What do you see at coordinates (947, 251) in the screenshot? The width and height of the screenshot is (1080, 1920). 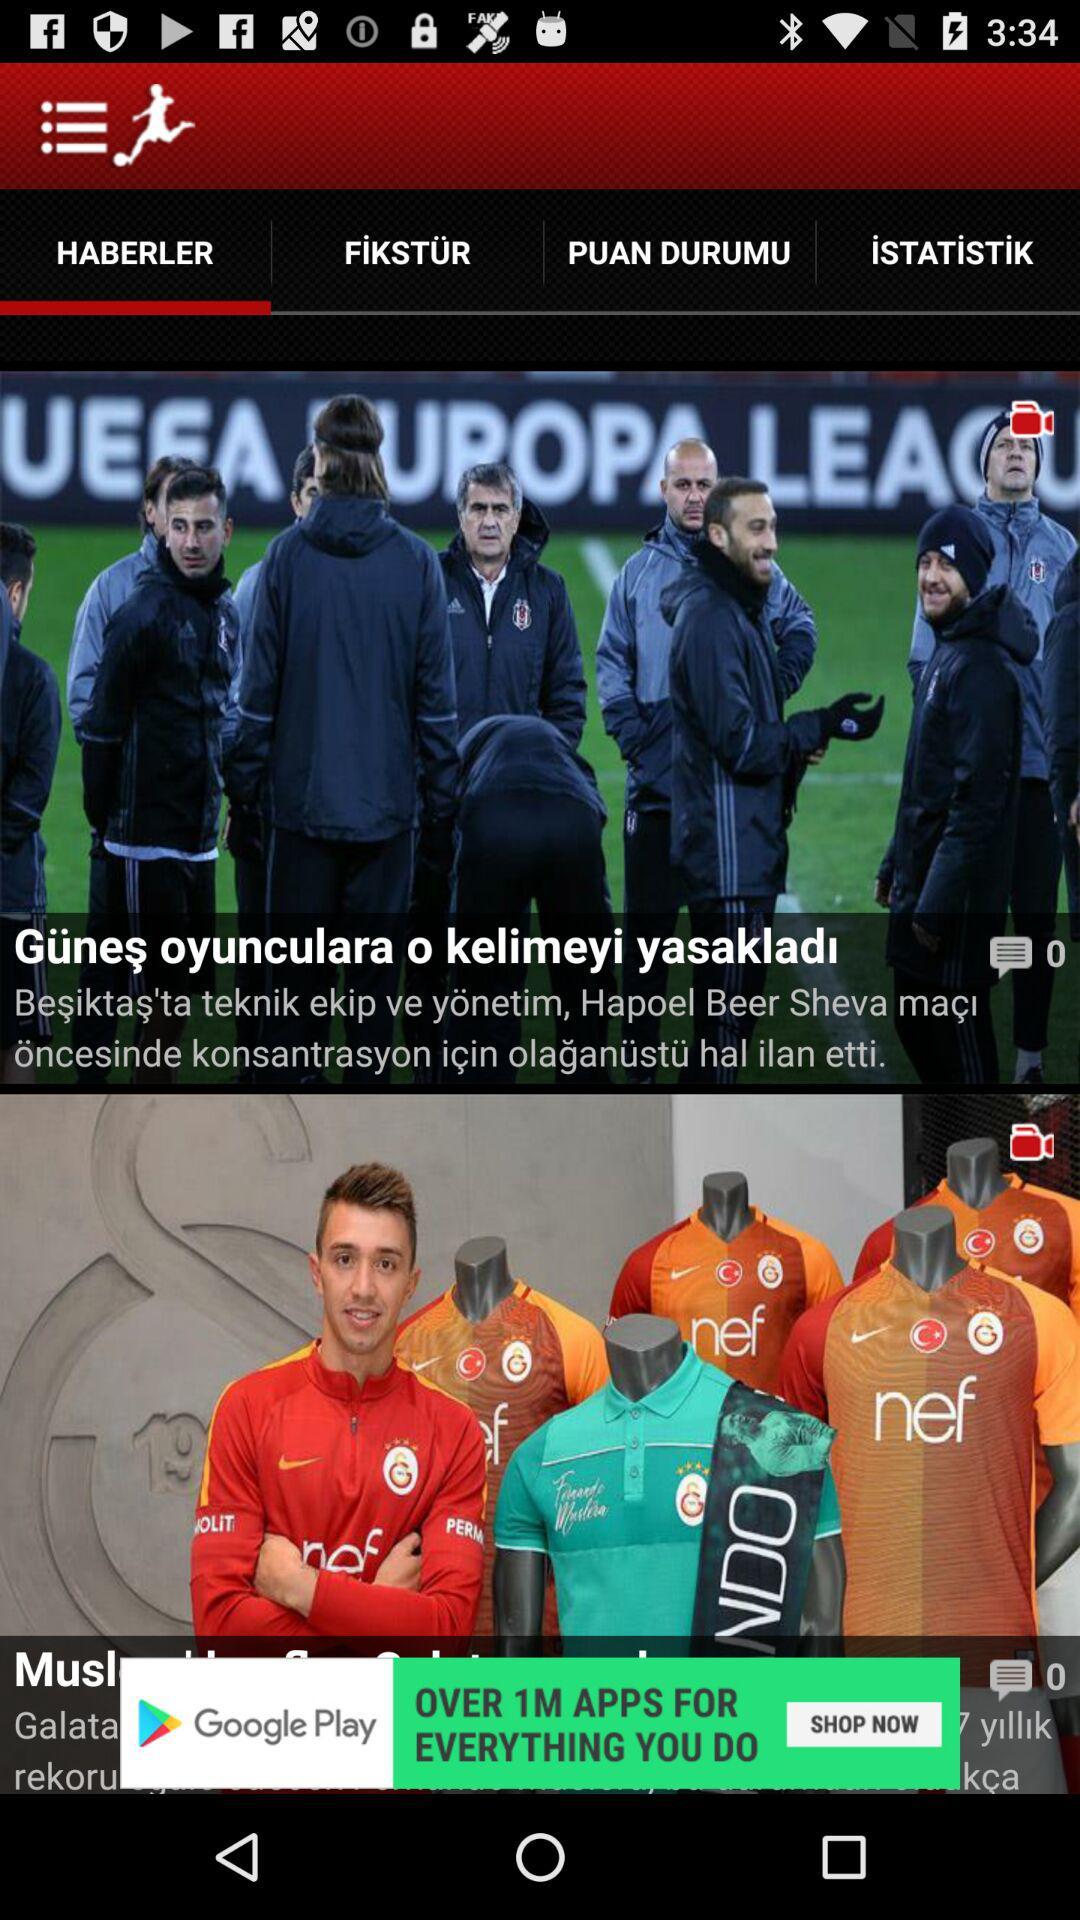 I see `the first button at top right corner of the page` at bounding box center [947, 251].